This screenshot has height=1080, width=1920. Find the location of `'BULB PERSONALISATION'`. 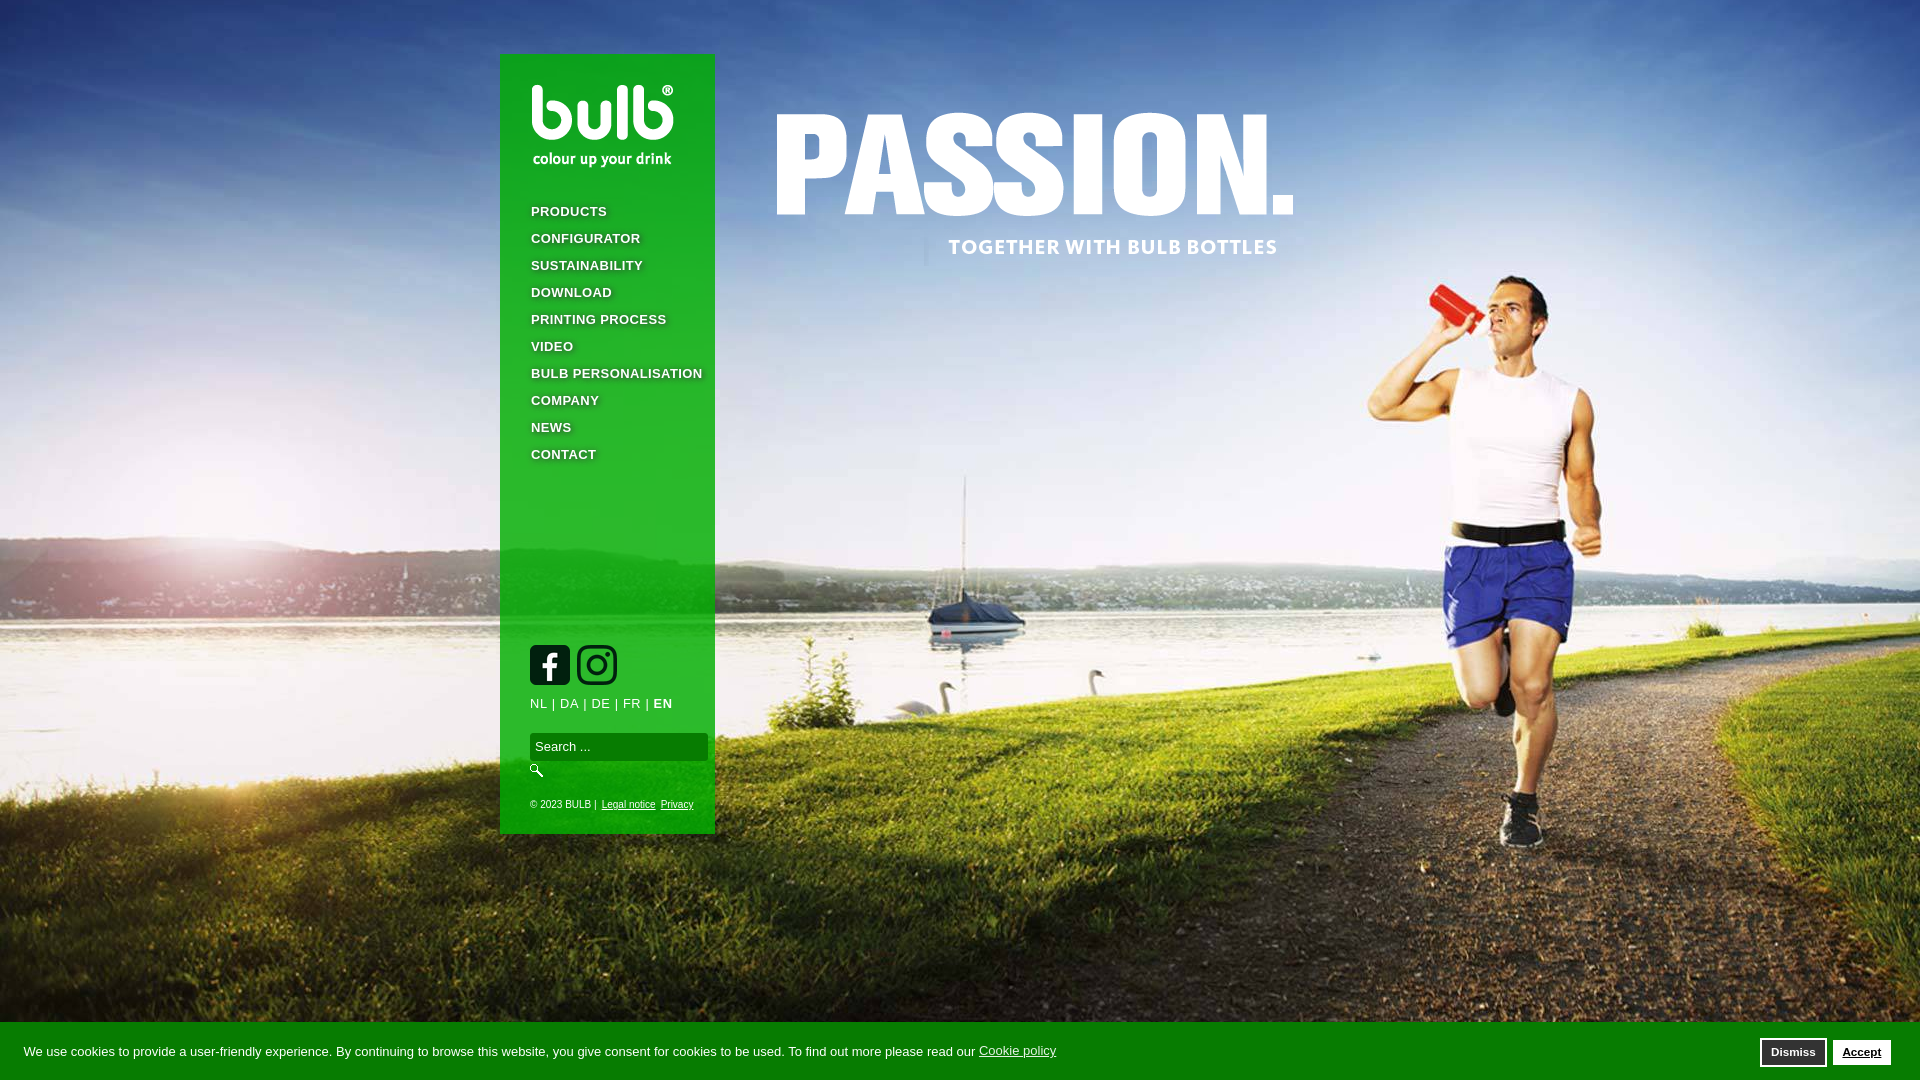

'BULB PERSONALISATION' is located at coordinates (606, 373).